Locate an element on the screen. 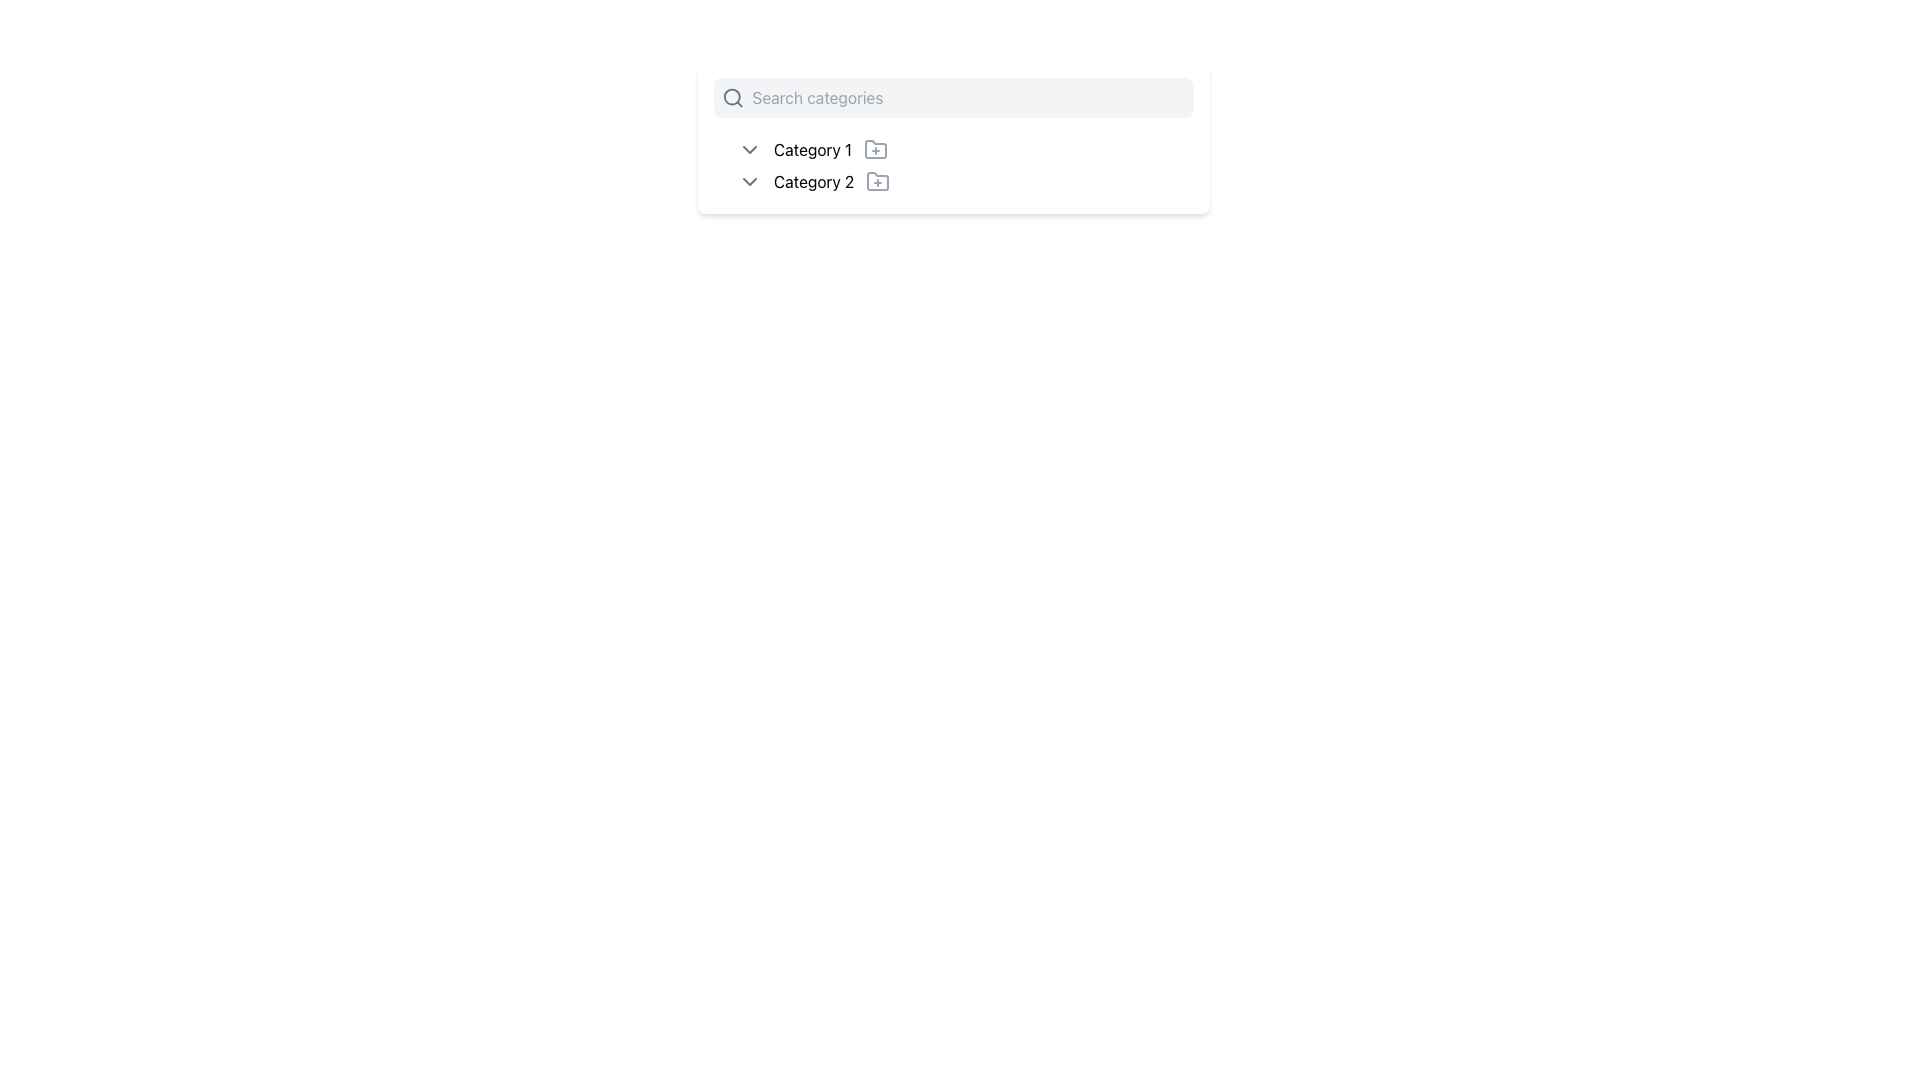  the downward-pointing chevron icon styled in gray, located to the left of the text 'Category 1' is located at coordinates (748, 149).